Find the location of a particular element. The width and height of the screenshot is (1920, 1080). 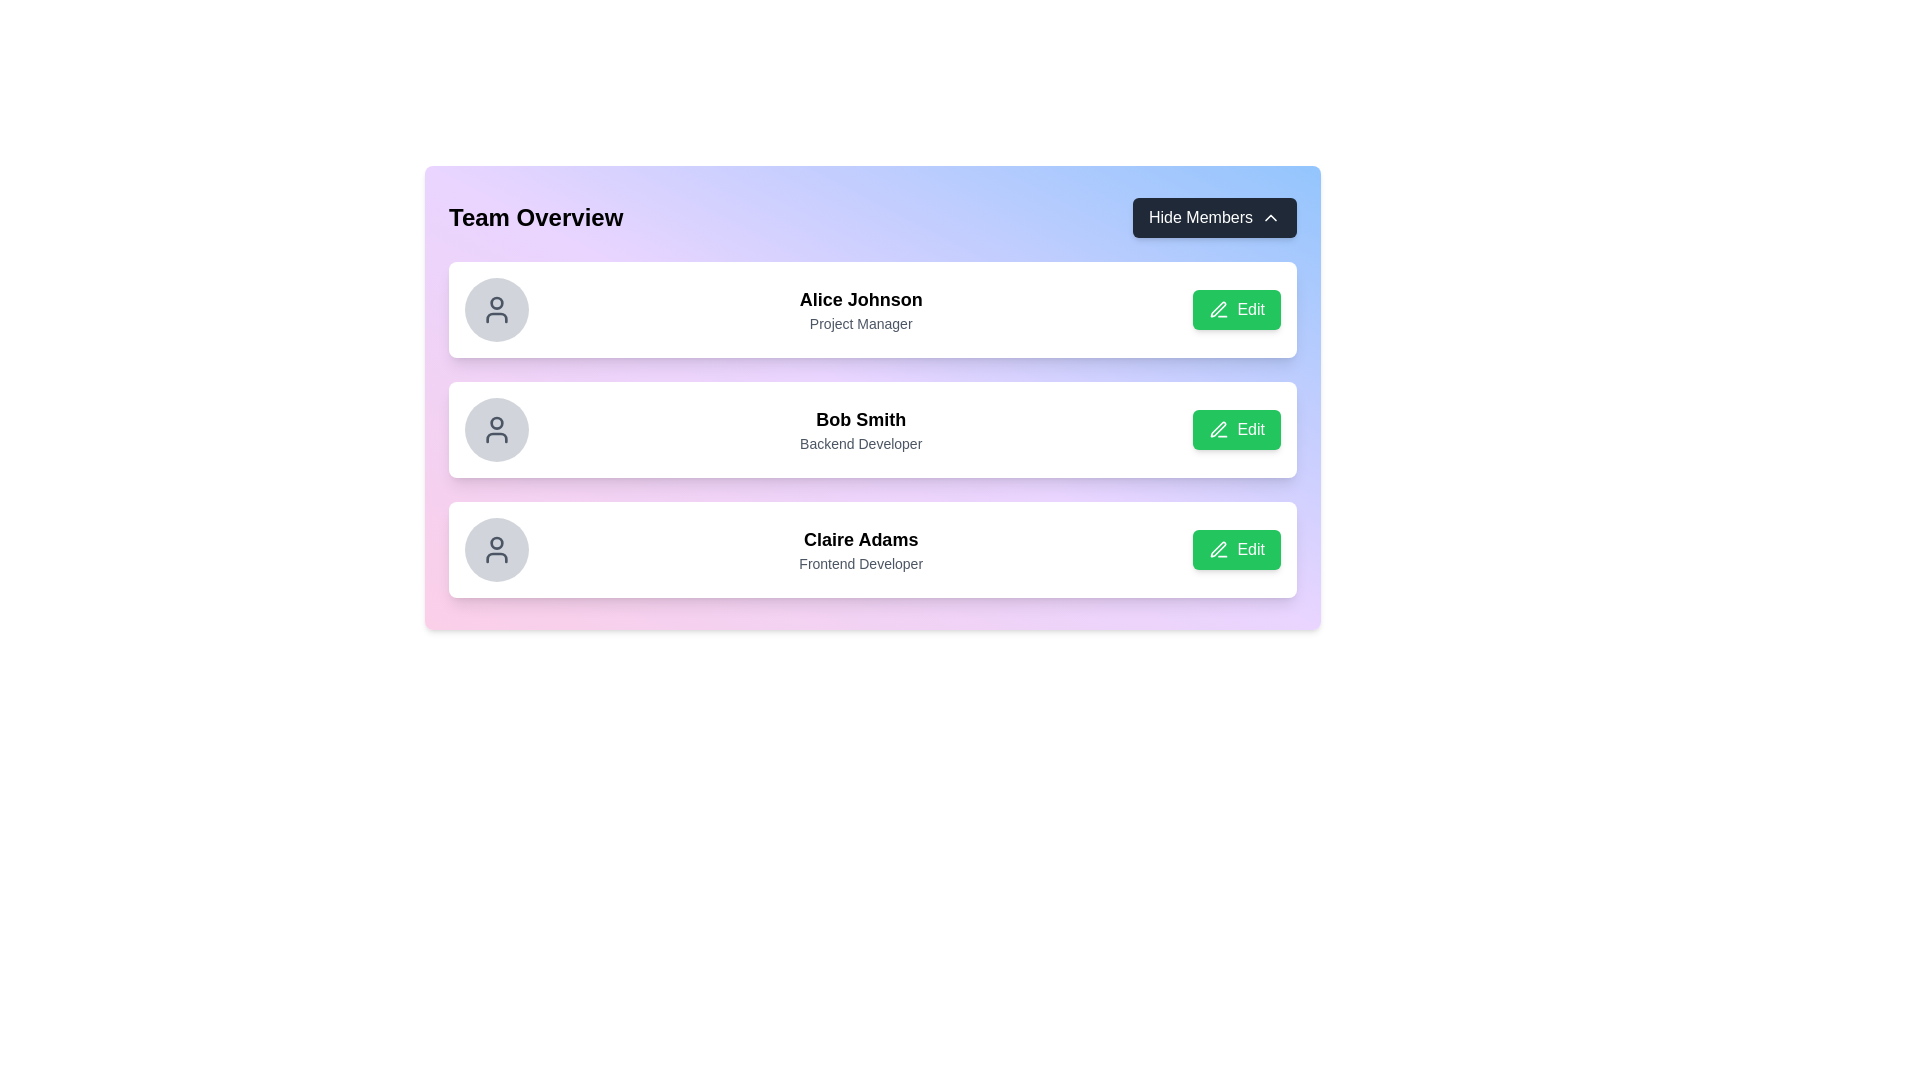

the green 'Edit' button icon, which is a minimalistic pen SVG graphic located on the right side of the second row in the vertically stacked list is located at coordinates (1218, 550).